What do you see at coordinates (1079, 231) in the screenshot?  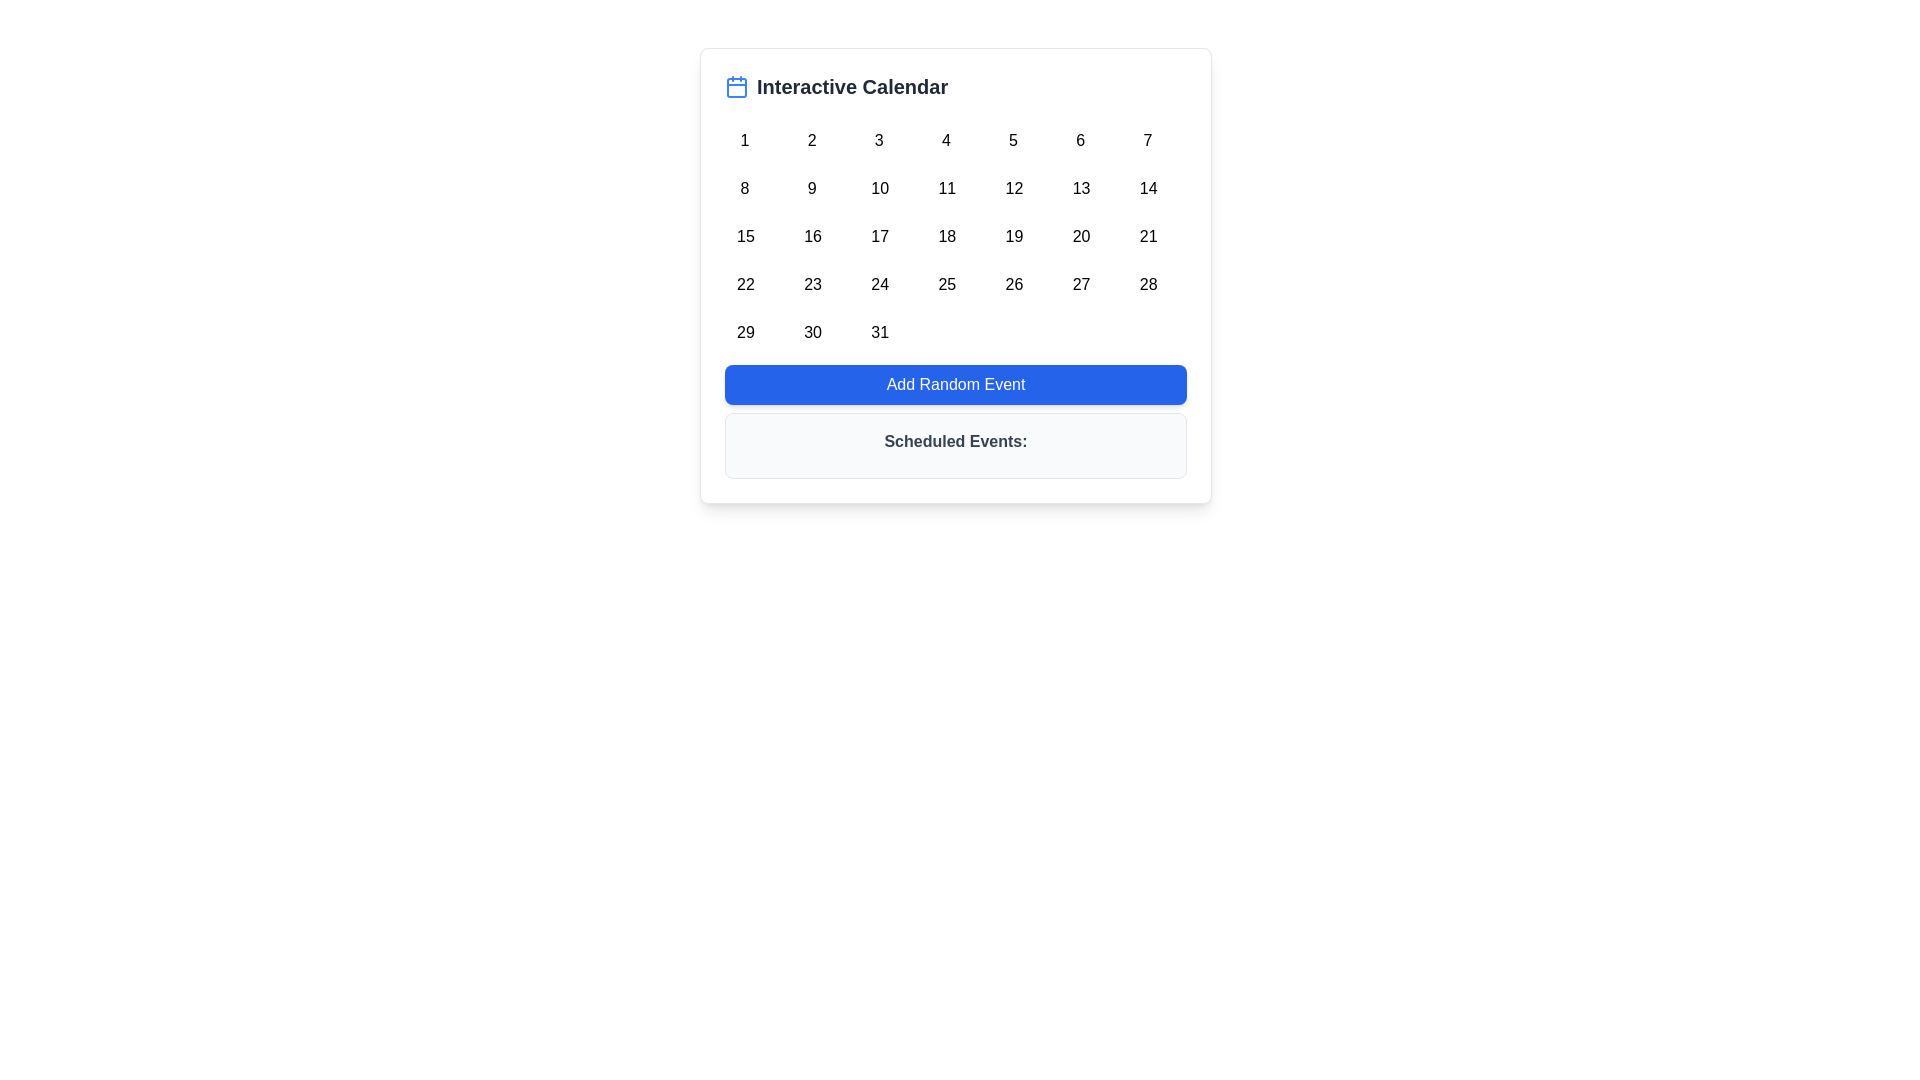 I see `the square button labeled '20' in the calendar grid` at bounding box center [1079, 231].